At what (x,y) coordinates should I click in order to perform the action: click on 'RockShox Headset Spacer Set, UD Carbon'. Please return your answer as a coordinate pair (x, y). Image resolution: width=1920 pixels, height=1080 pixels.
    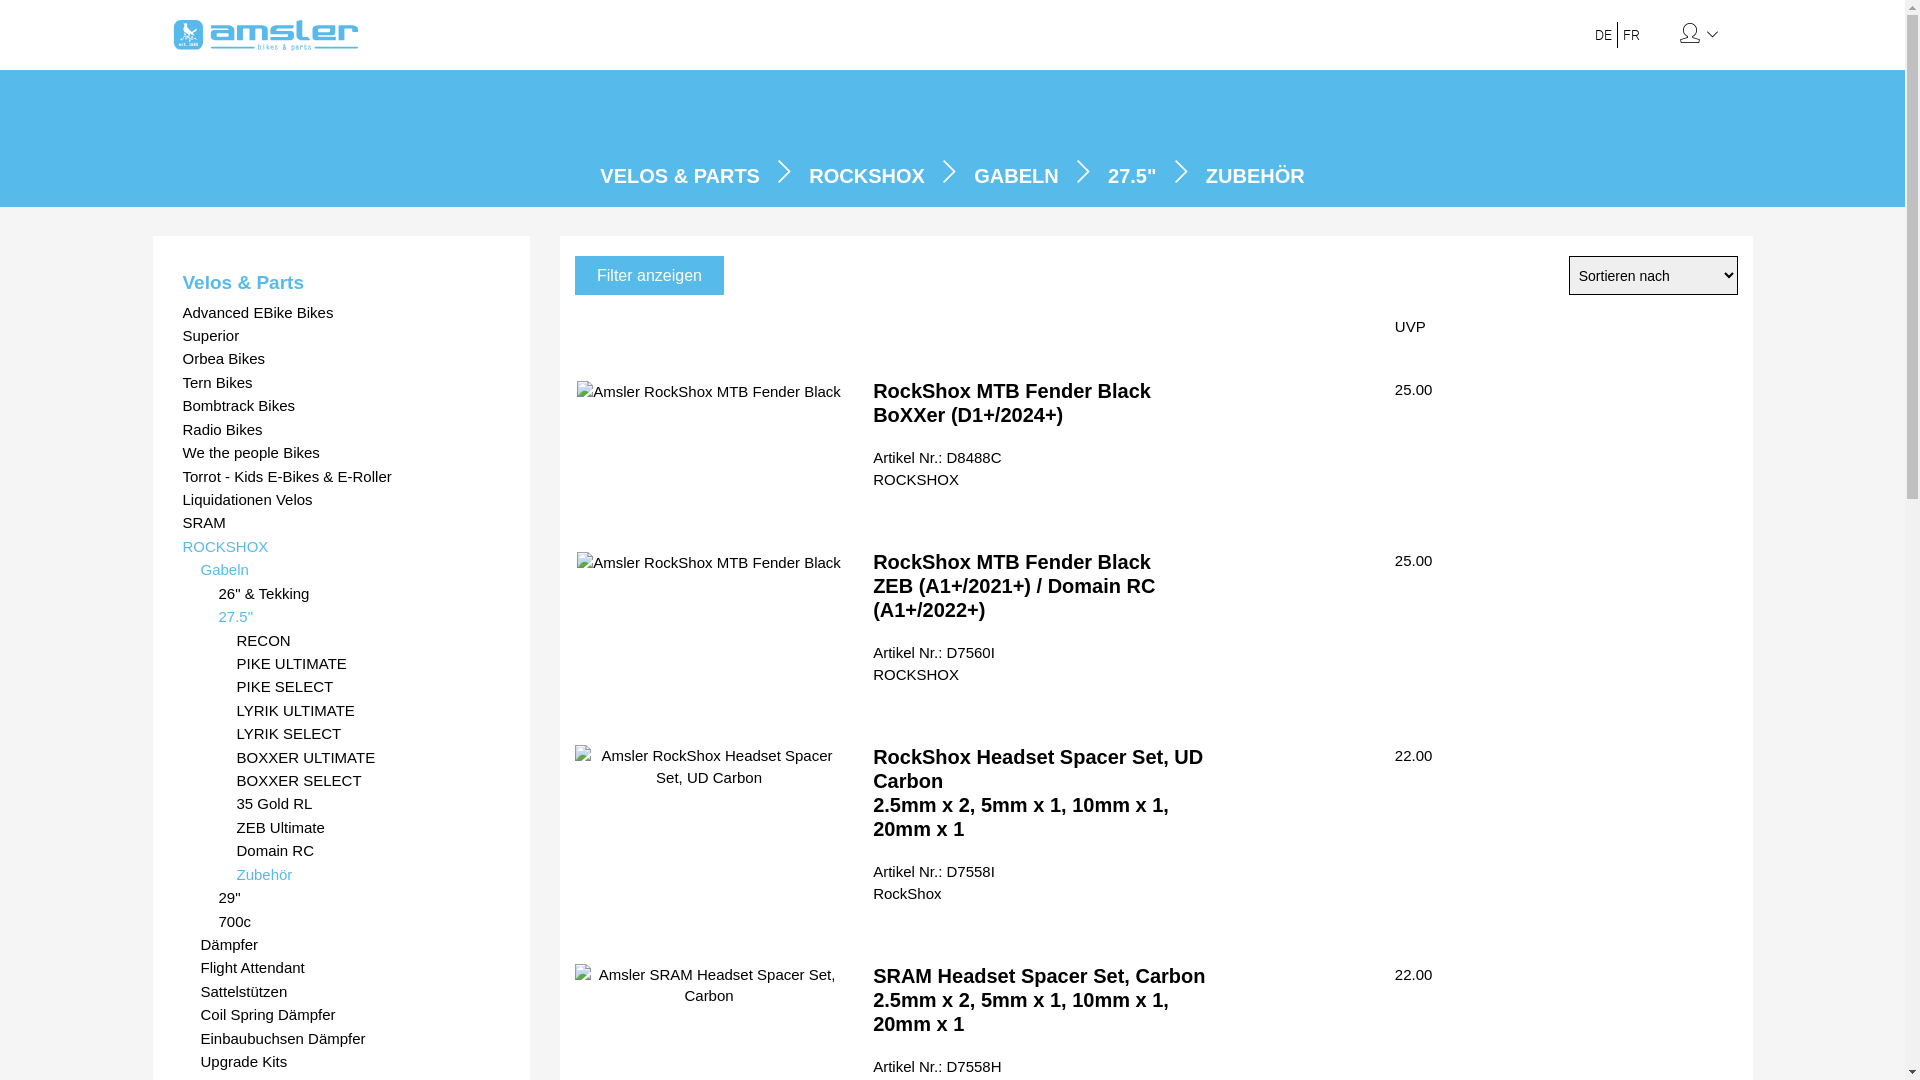
    Looking at the image, I should click on (709, 765).